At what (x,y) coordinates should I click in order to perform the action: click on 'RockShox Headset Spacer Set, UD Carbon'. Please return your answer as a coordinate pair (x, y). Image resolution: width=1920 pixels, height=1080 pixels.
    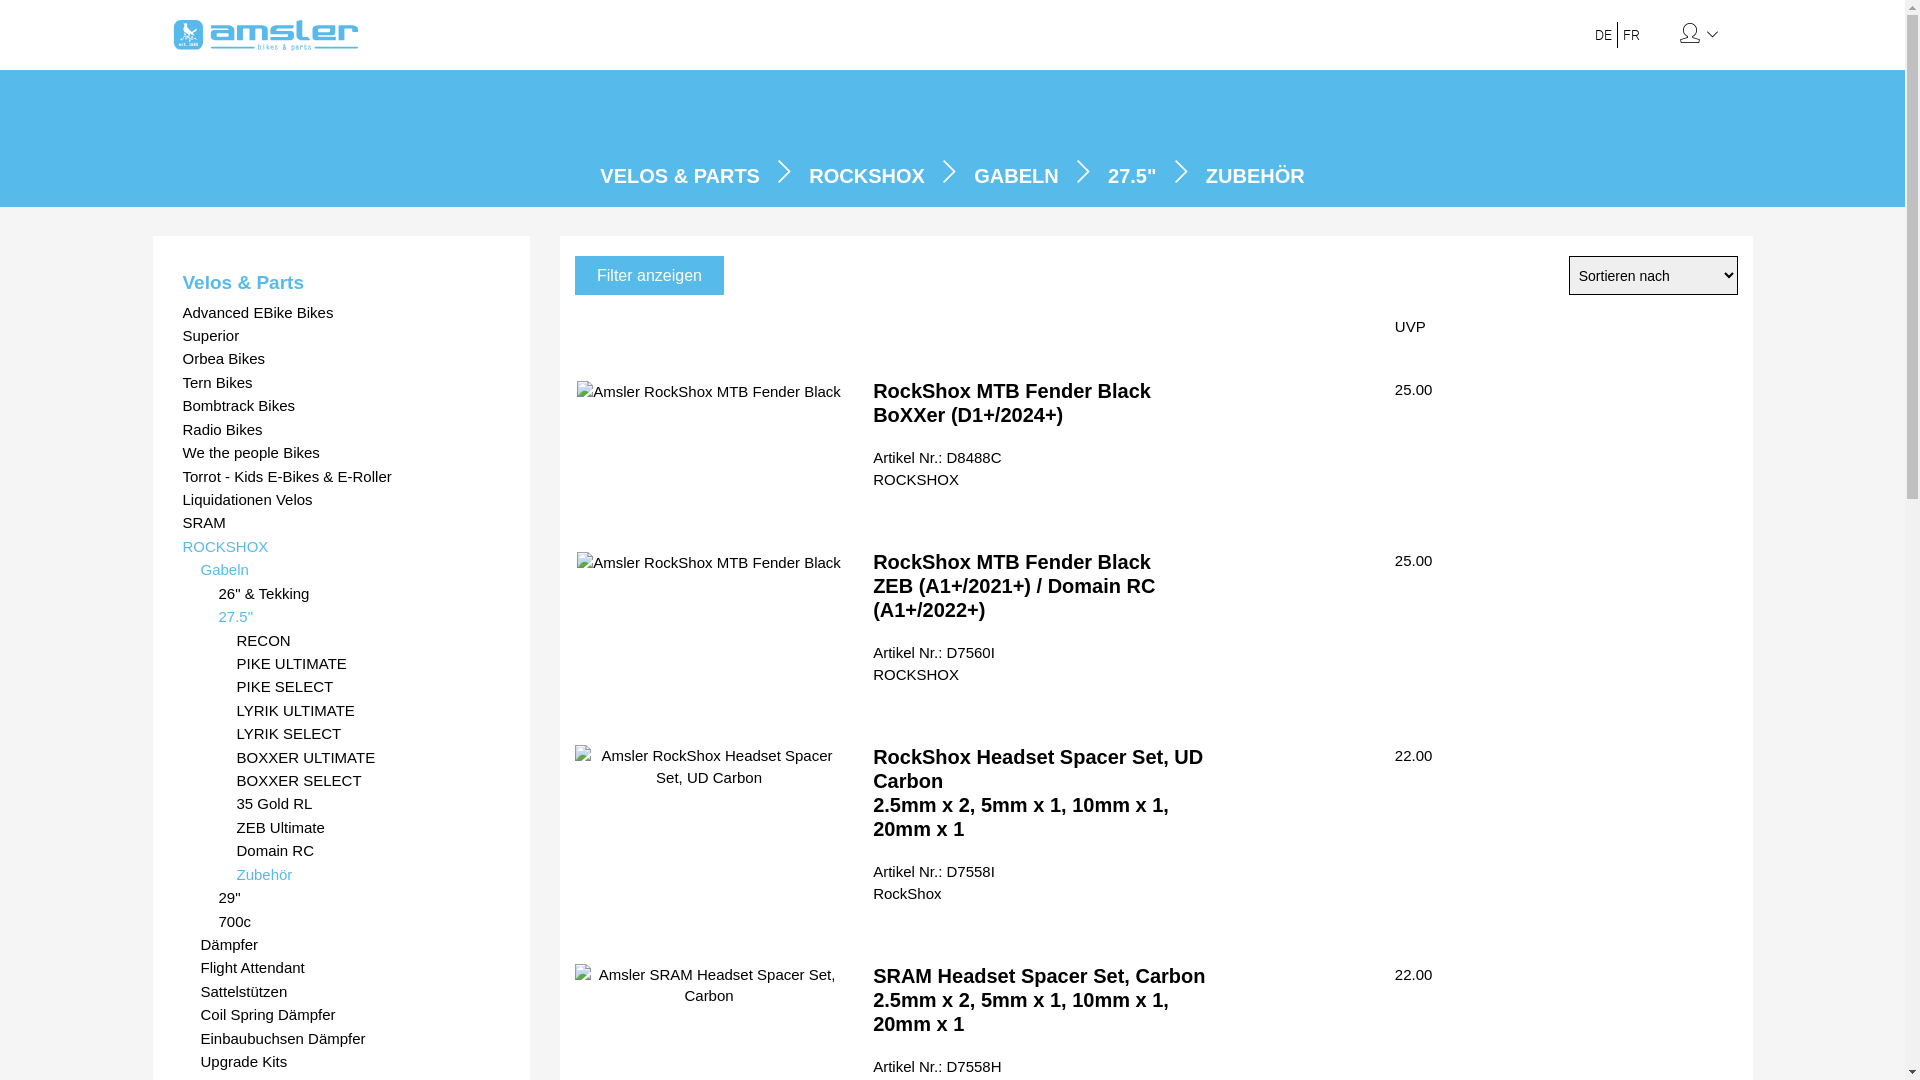
    Looking at the image, I should click on (709, 765).